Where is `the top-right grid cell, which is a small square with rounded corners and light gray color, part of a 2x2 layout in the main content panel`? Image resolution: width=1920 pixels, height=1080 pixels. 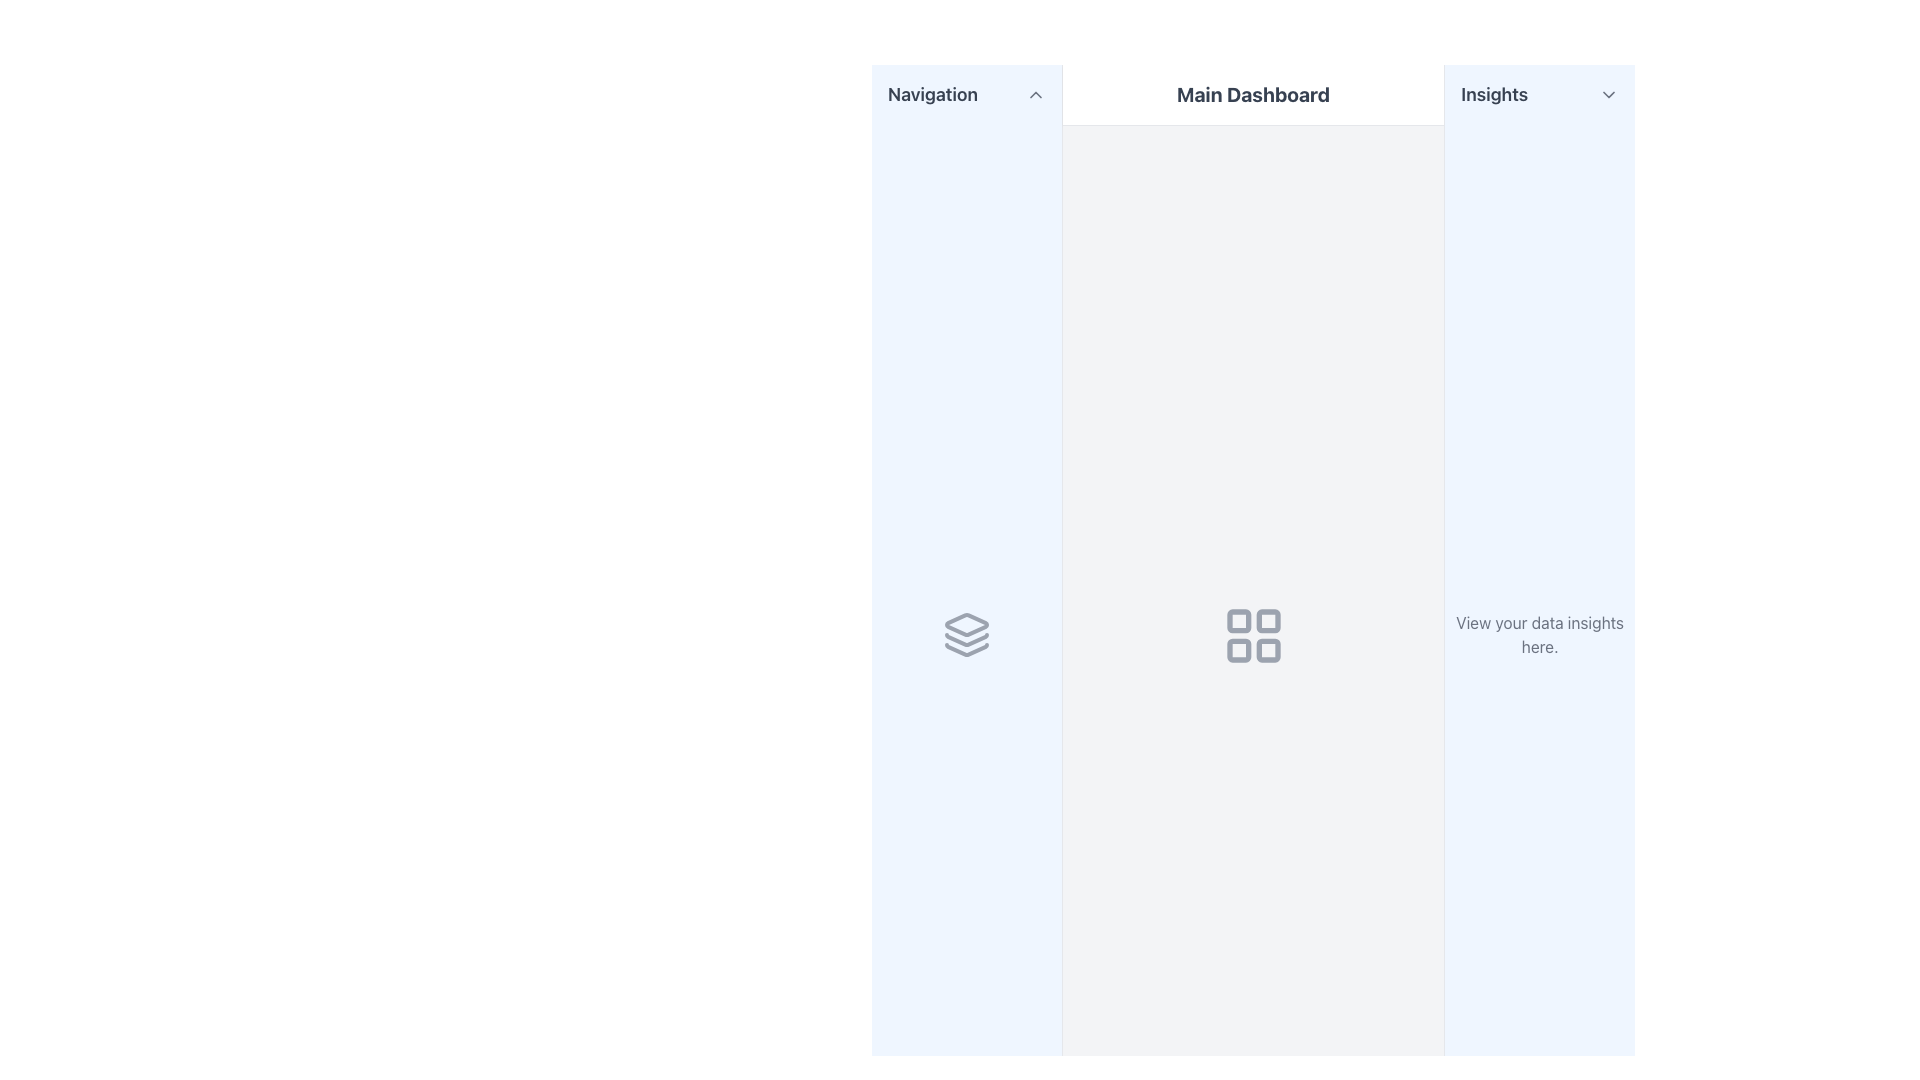
the top-right grid cell, which is a small square with rounded corners and light gray color, part of a 2x2 layout in the main content panel is located at coordinates (1267, 619).